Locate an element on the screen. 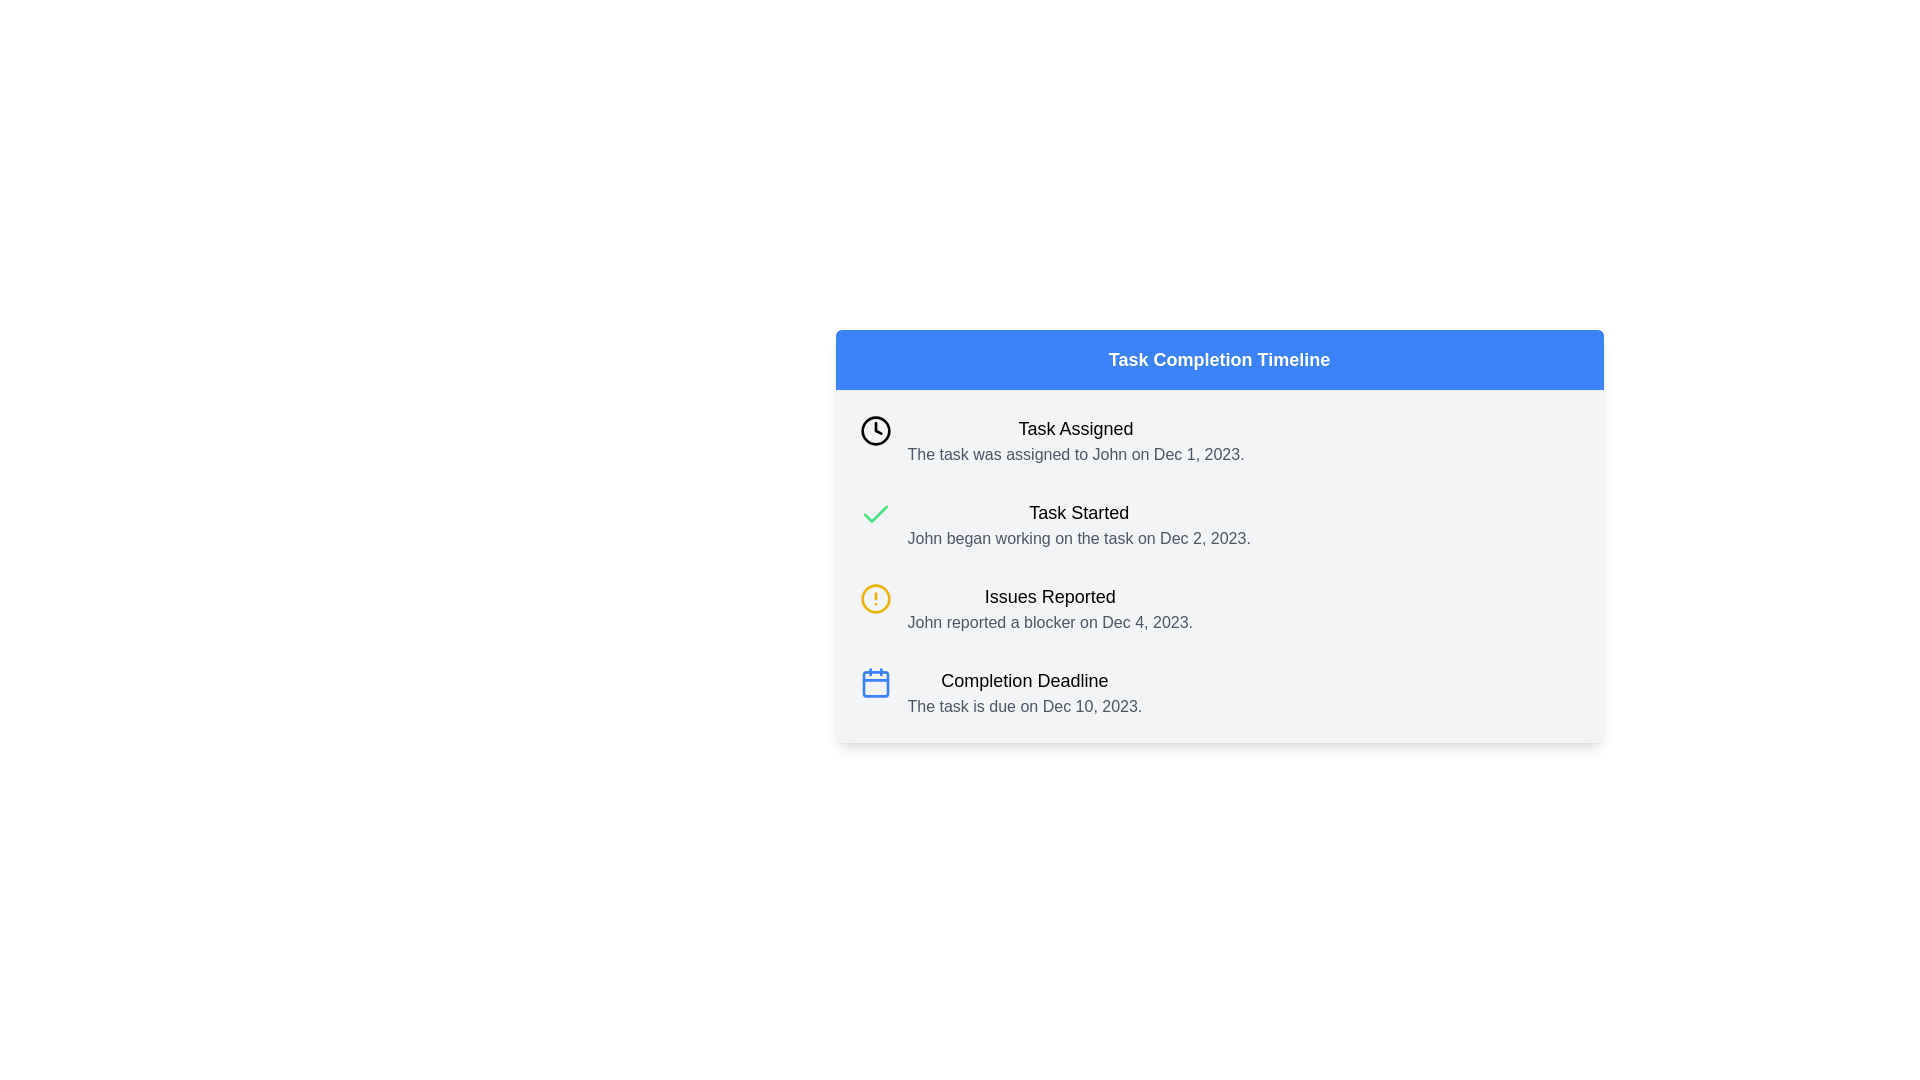 This screenshot has height=1080, width=1920. static text element that displays 'John began working on the task on Dec 2, 2023.', located below the title 'Task Started' is located at coordinates (1078, 538).